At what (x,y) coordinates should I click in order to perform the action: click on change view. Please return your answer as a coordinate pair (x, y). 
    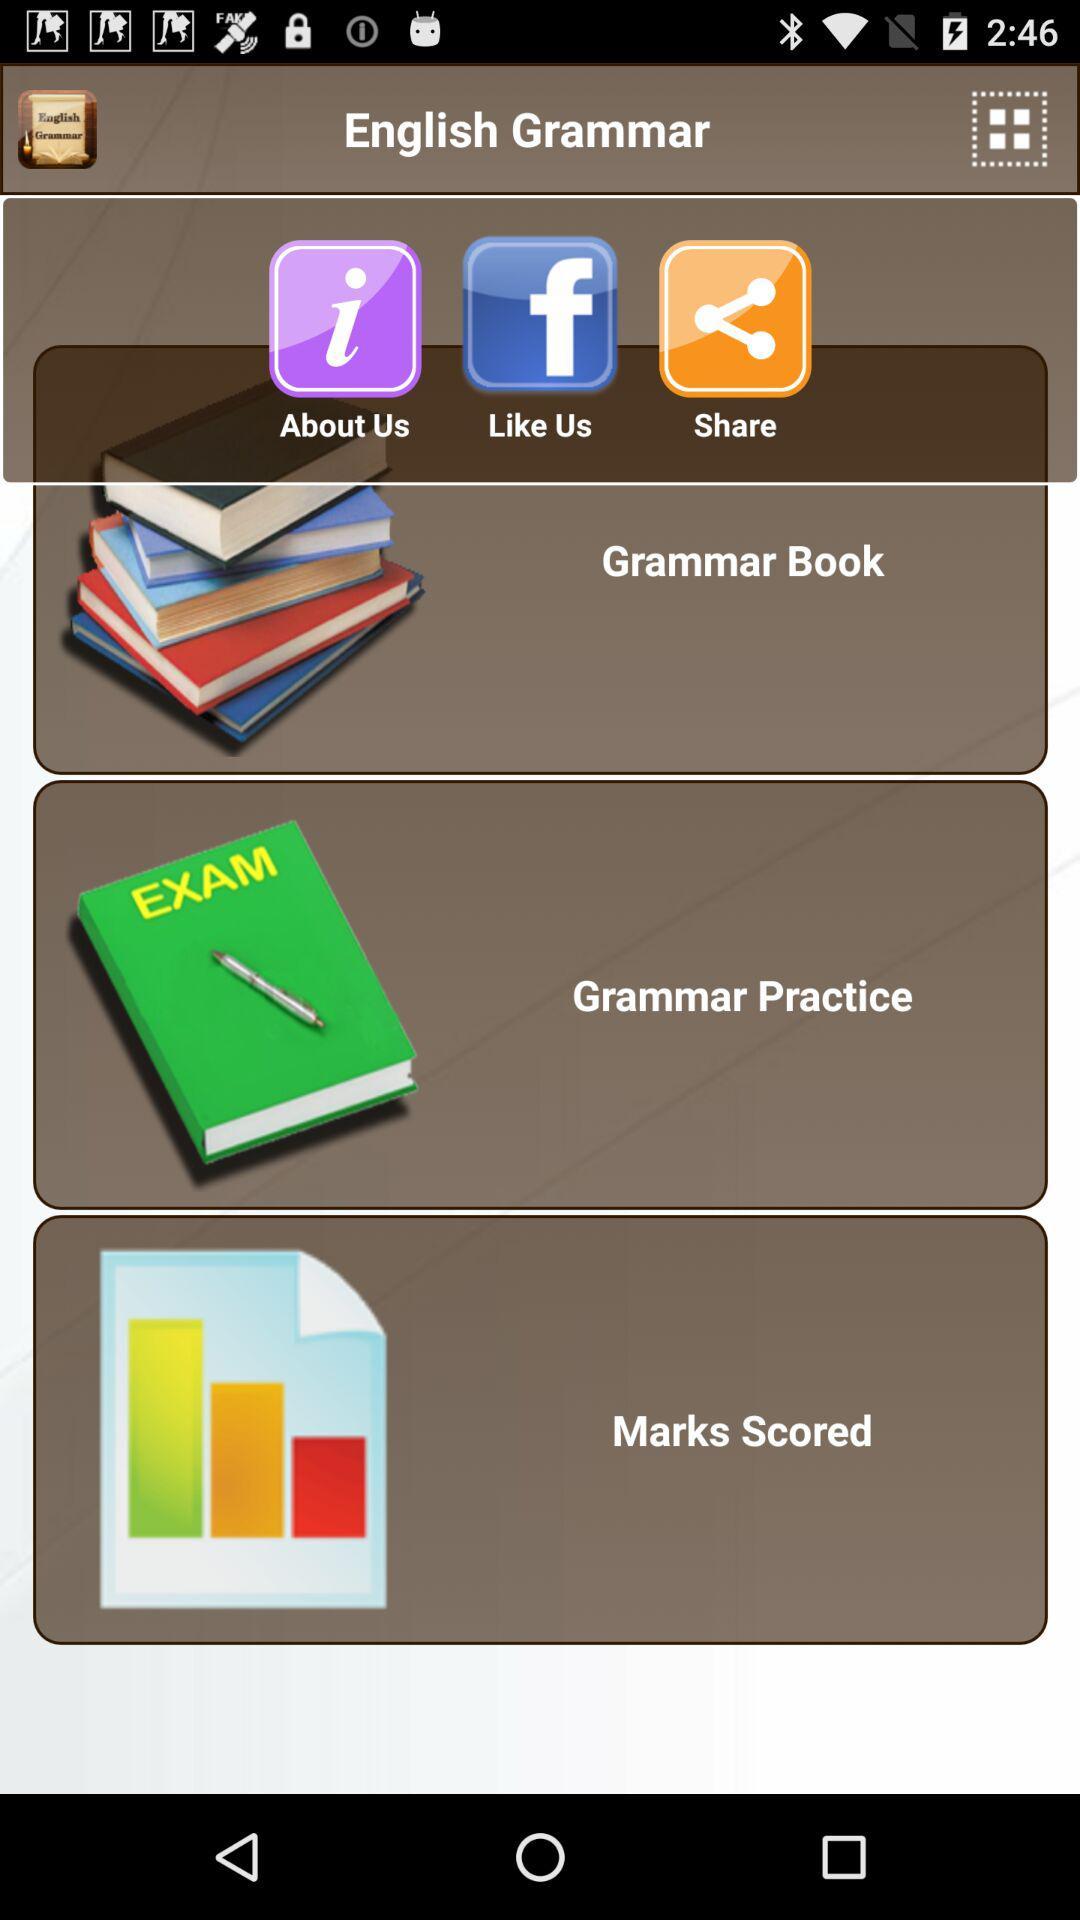
    Looking at the image, I should click on (1009, 128).